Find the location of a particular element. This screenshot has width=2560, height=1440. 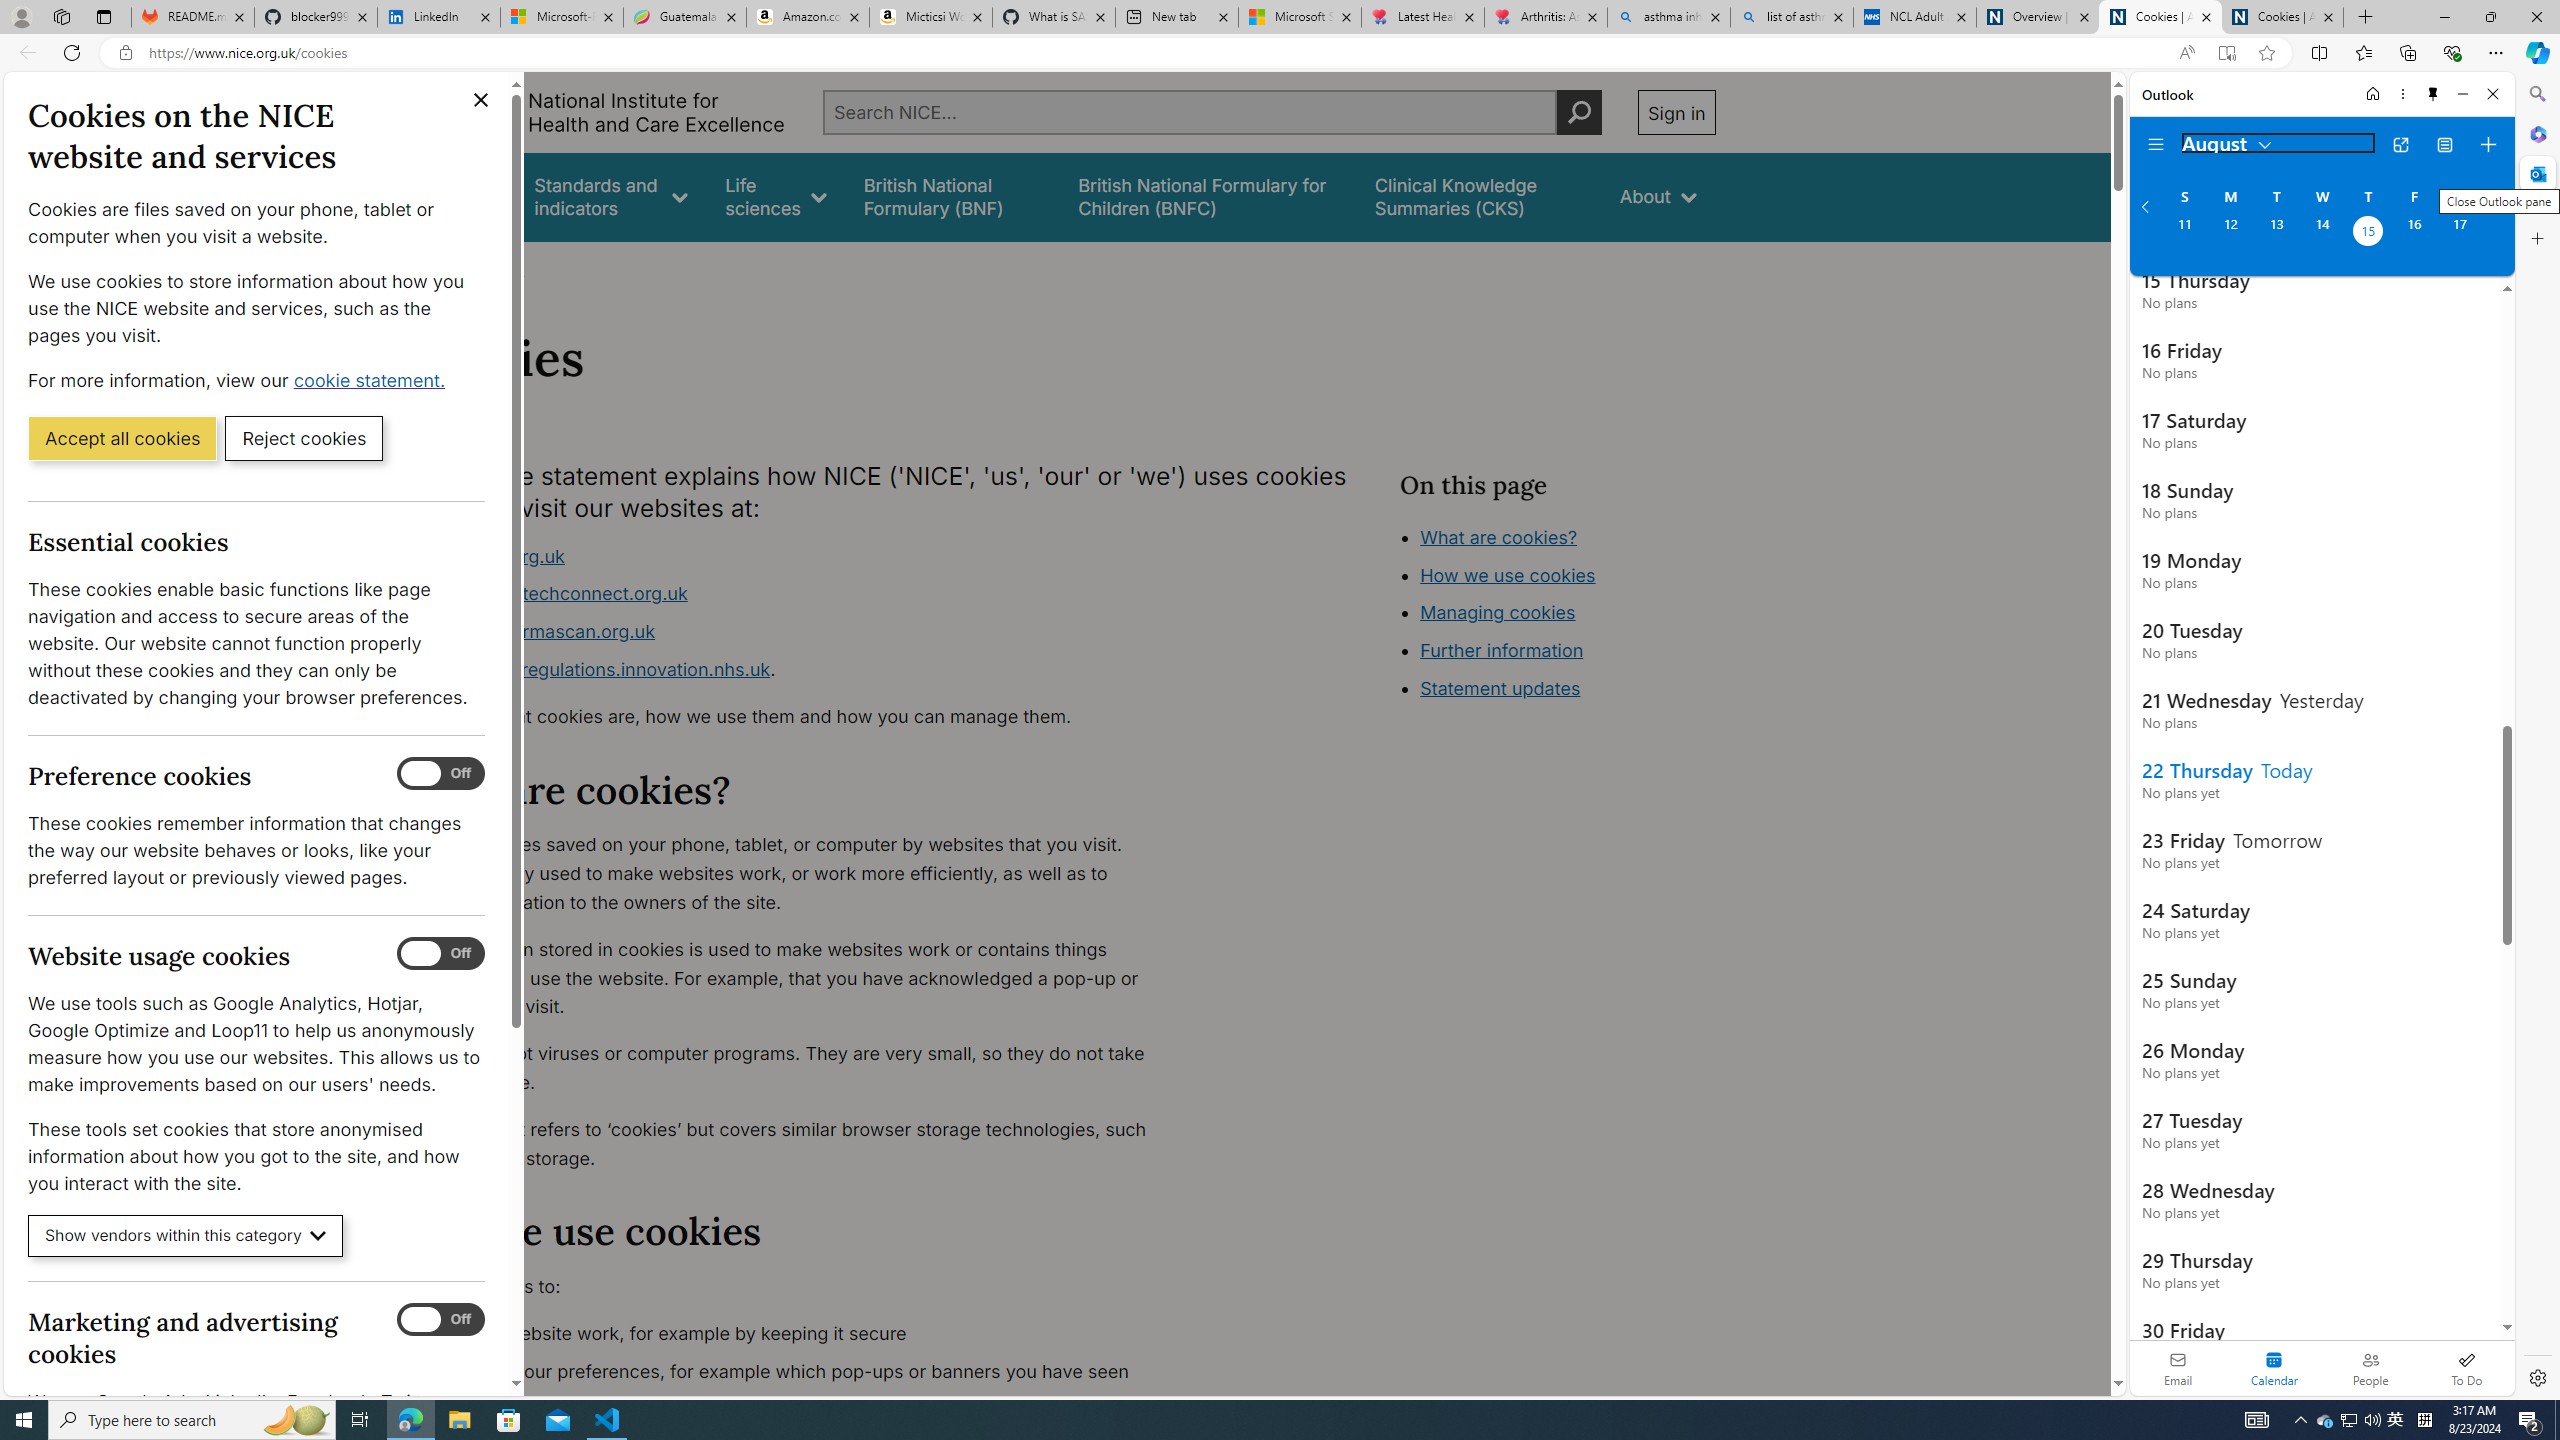

'Perform search' is located at coordinates (1578, 111).